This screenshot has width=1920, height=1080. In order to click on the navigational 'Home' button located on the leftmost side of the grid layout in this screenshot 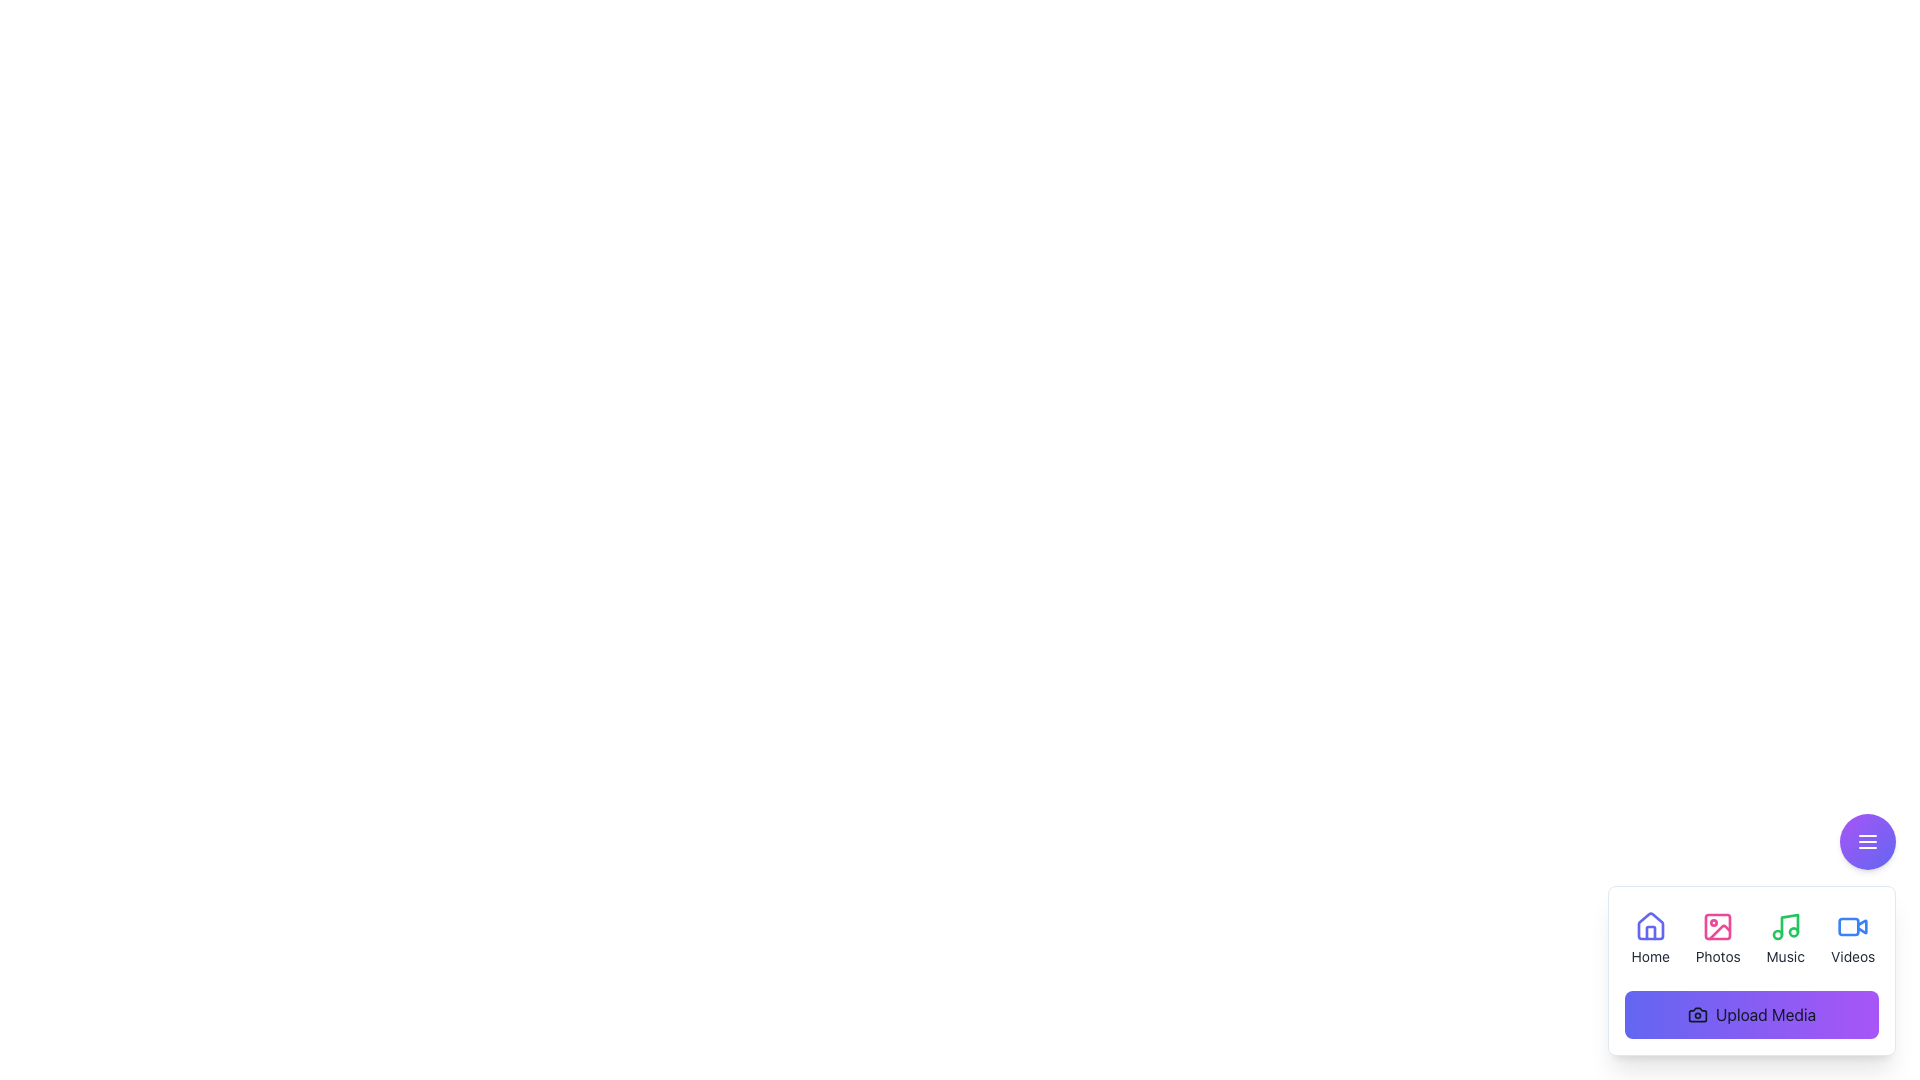, I will do `click(1650, 938)`.